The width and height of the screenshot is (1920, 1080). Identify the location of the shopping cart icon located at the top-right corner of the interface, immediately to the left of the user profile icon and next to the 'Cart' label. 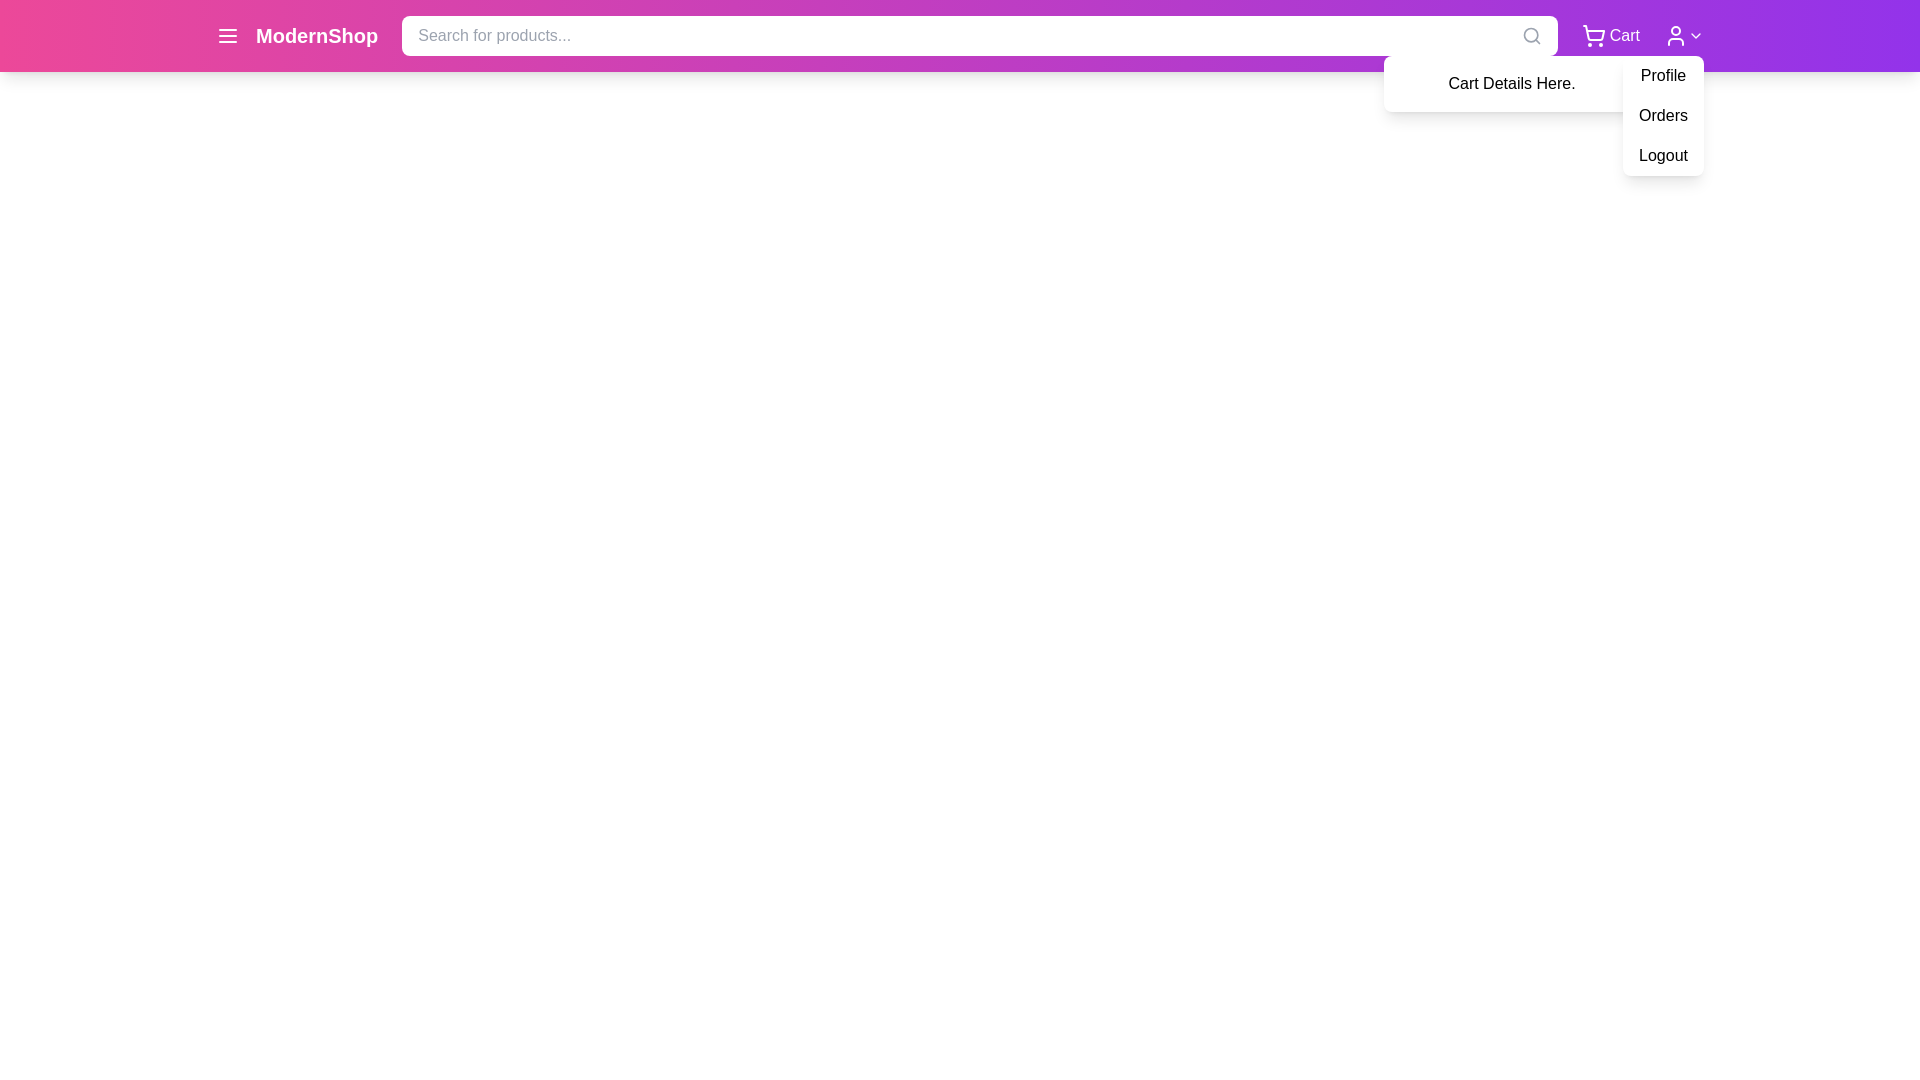
(1592, 33).